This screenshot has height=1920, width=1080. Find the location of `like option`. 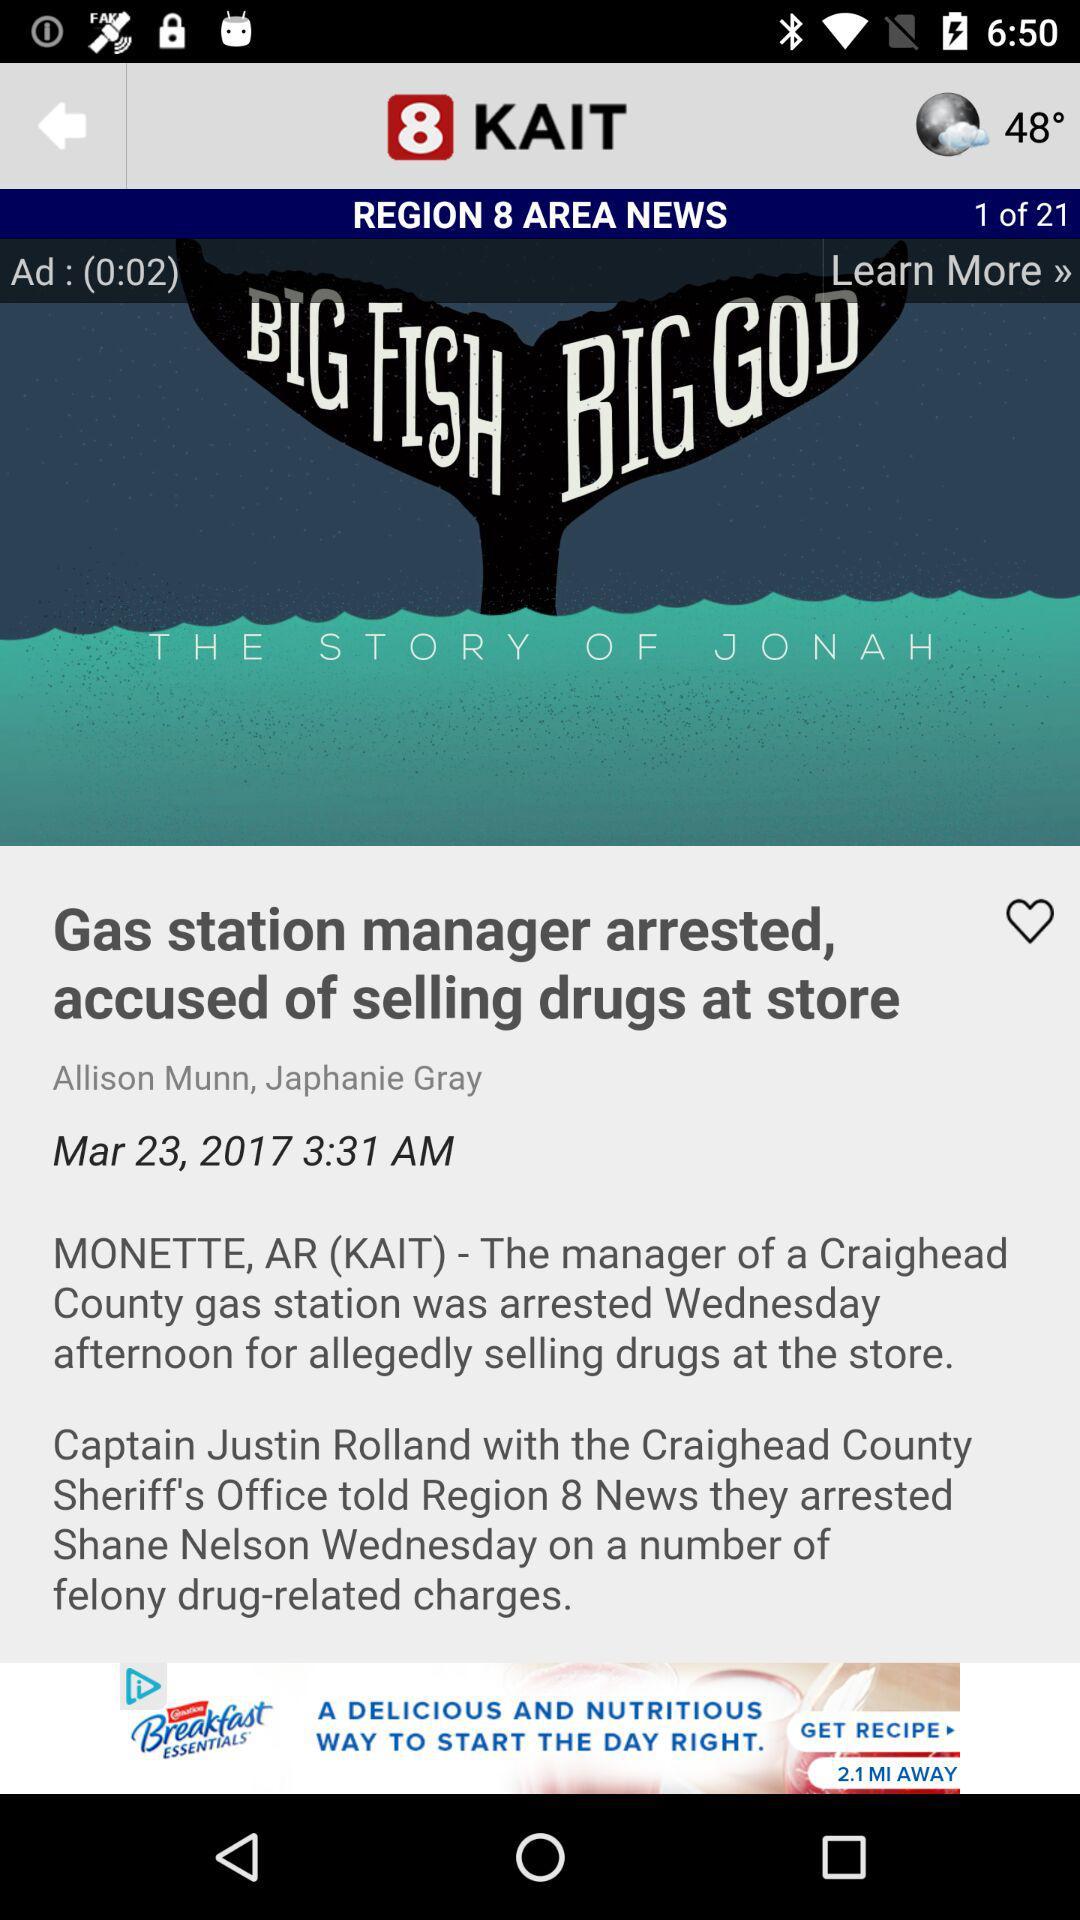

like option is located at coordinates (1017, 920).